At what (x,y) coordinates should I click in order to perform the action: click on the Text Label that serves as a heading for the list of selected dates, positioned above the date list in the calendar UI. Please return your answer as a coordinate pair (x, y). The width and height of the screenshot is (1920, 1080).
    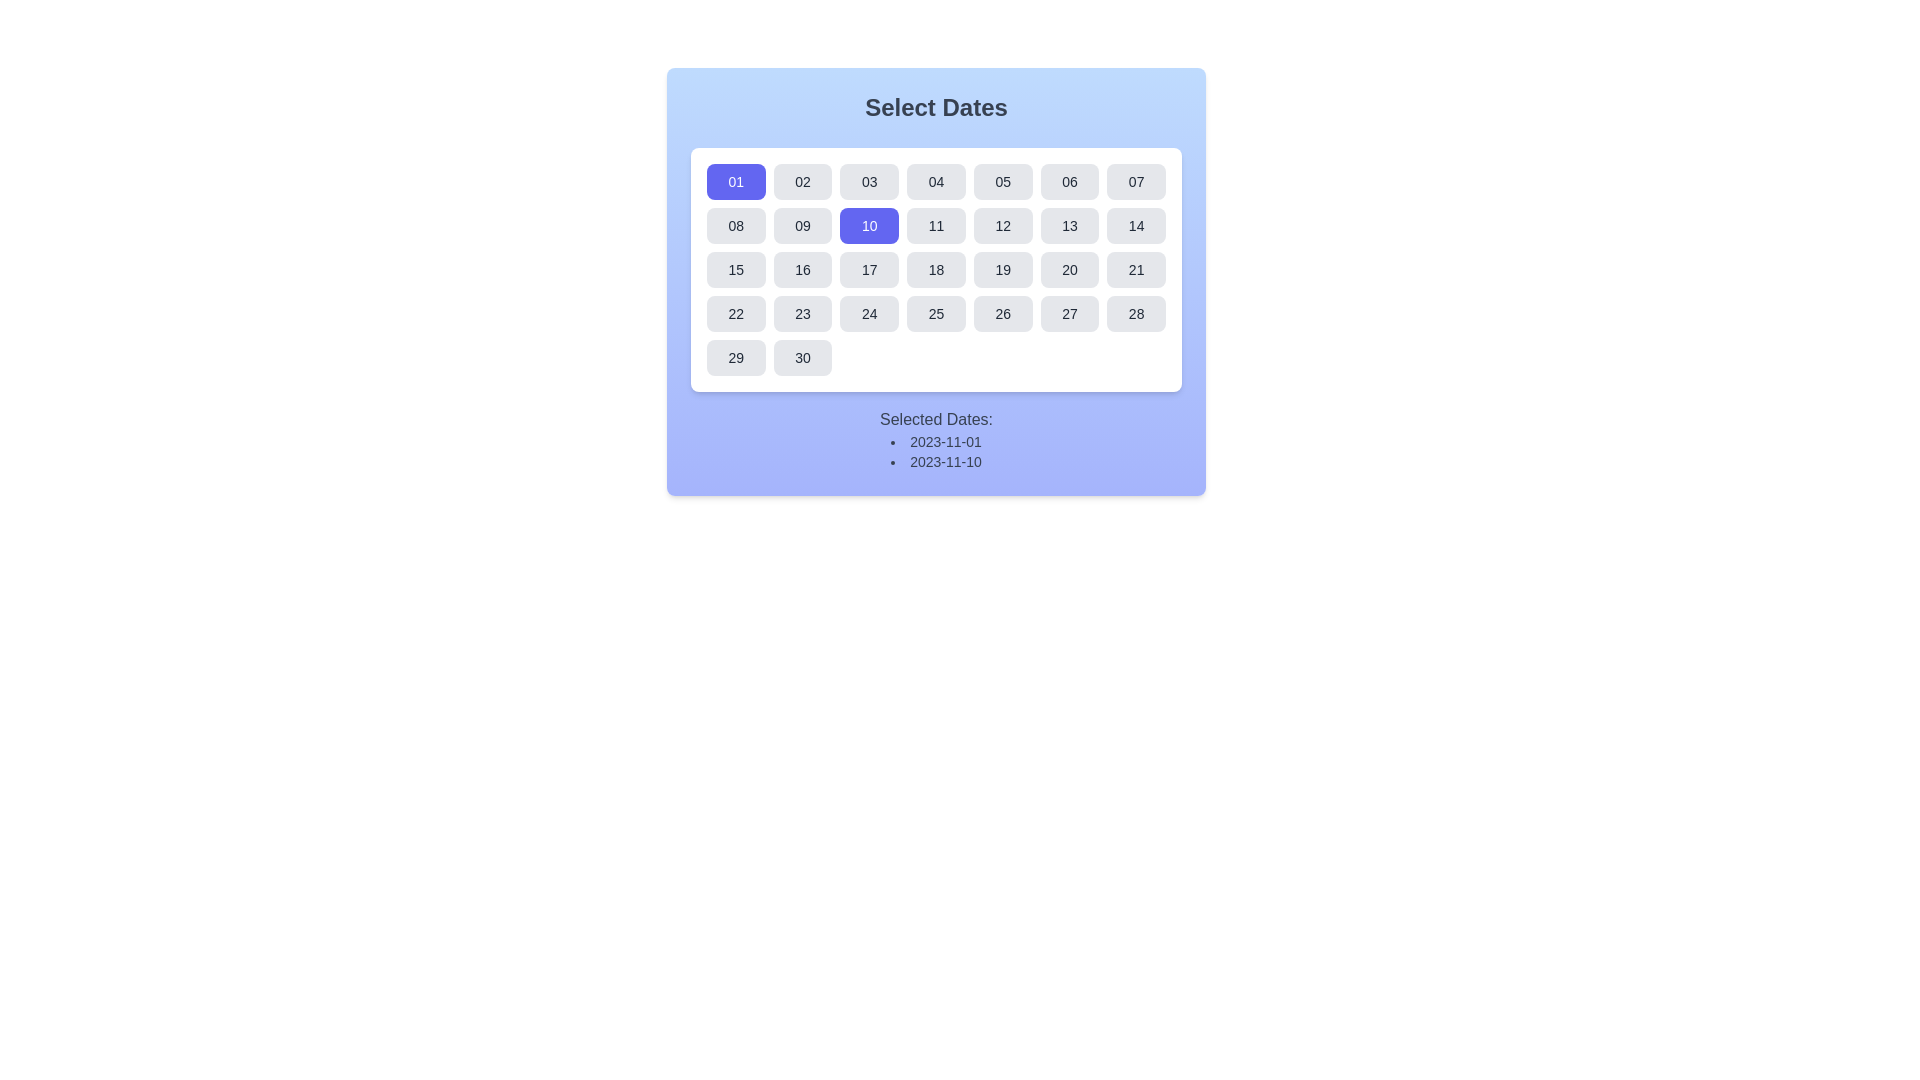
    Looking at the image, I should click on (935, 419).